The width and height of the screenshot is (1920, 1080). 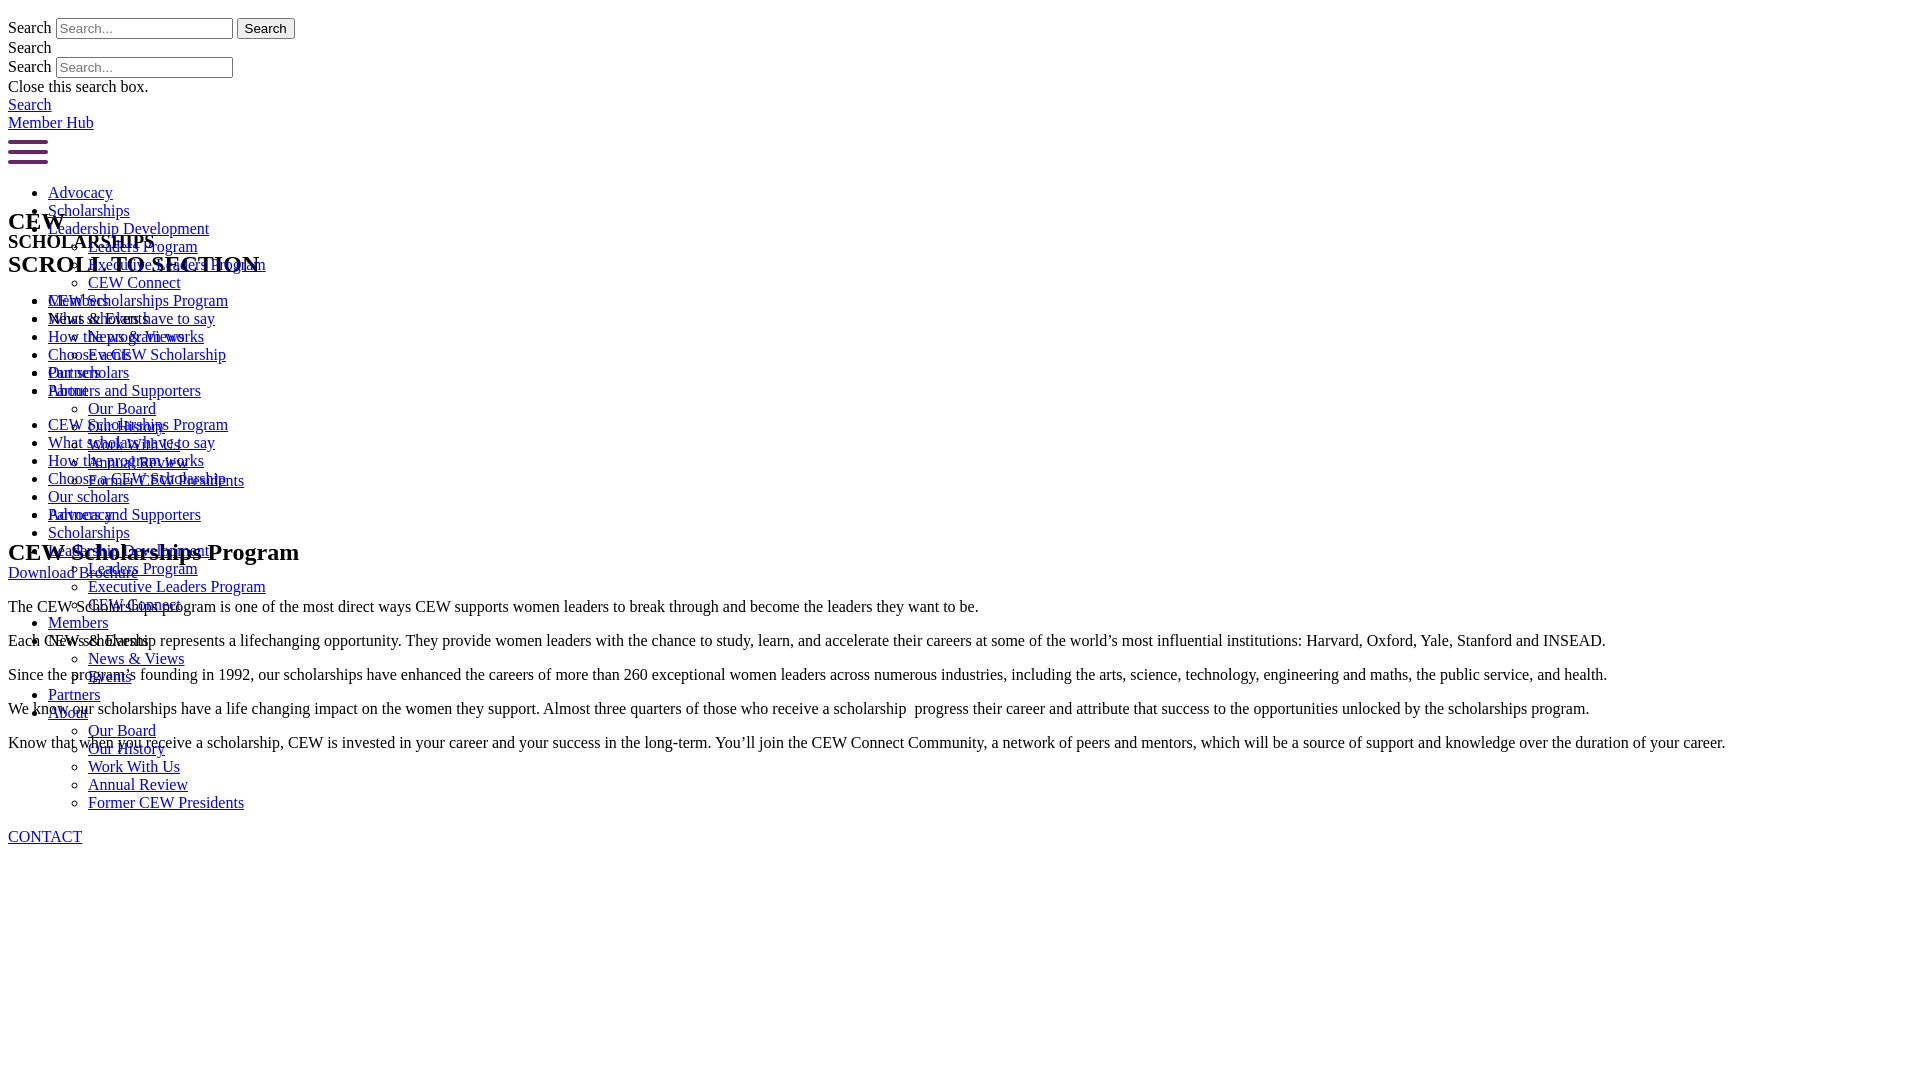 What do you see at coordinates (125, 425) in the screenshot?
I see `'Our History'` at bounding box center [125, 425].